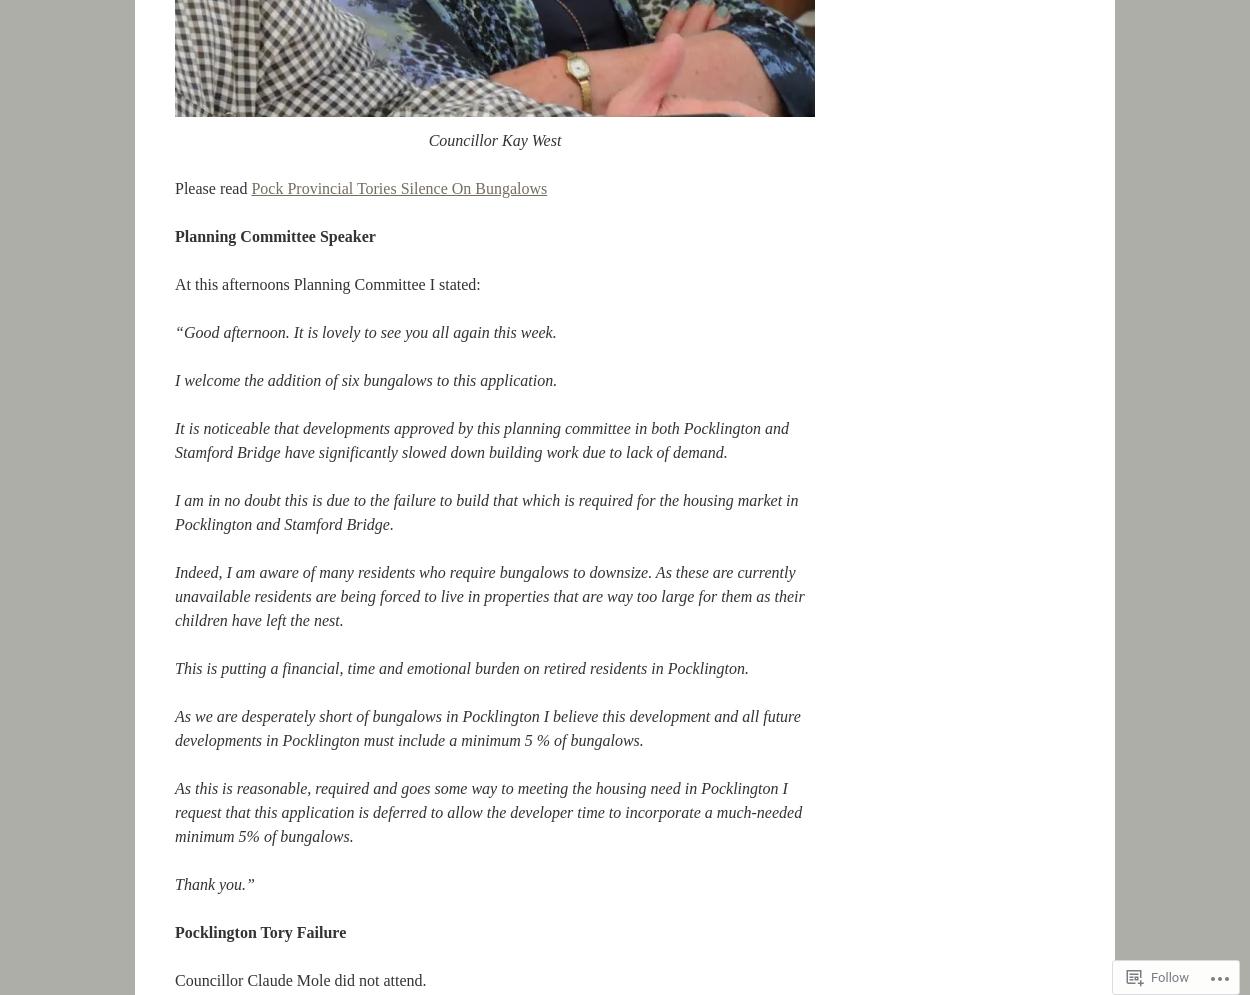 Image resolution: width=1250 pixels, height=995 pixels. I want to click on 'Thank you.”', so click(175, 883).